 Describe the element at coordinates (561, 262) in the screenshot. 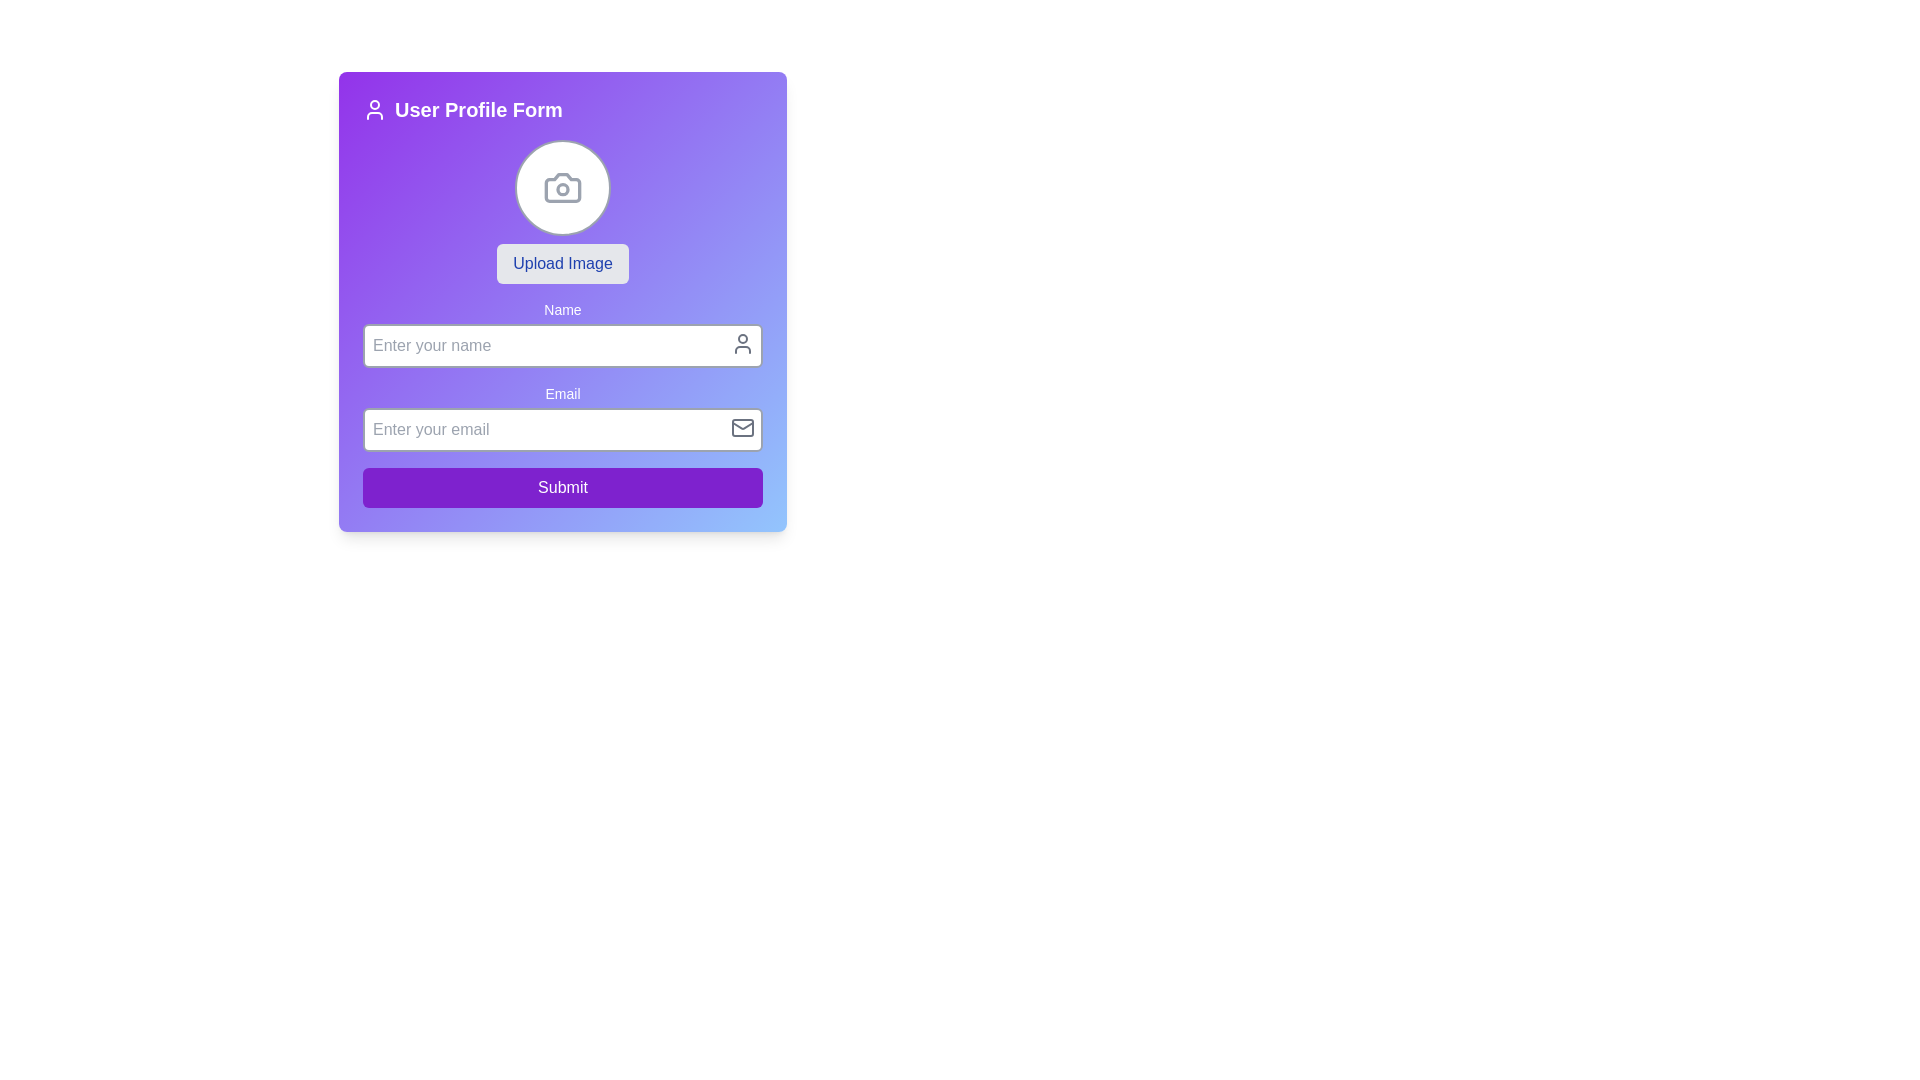

I see `the image upload button located beneath the circular profile image placeholder in the form layout to observe its hover effect` at that location.